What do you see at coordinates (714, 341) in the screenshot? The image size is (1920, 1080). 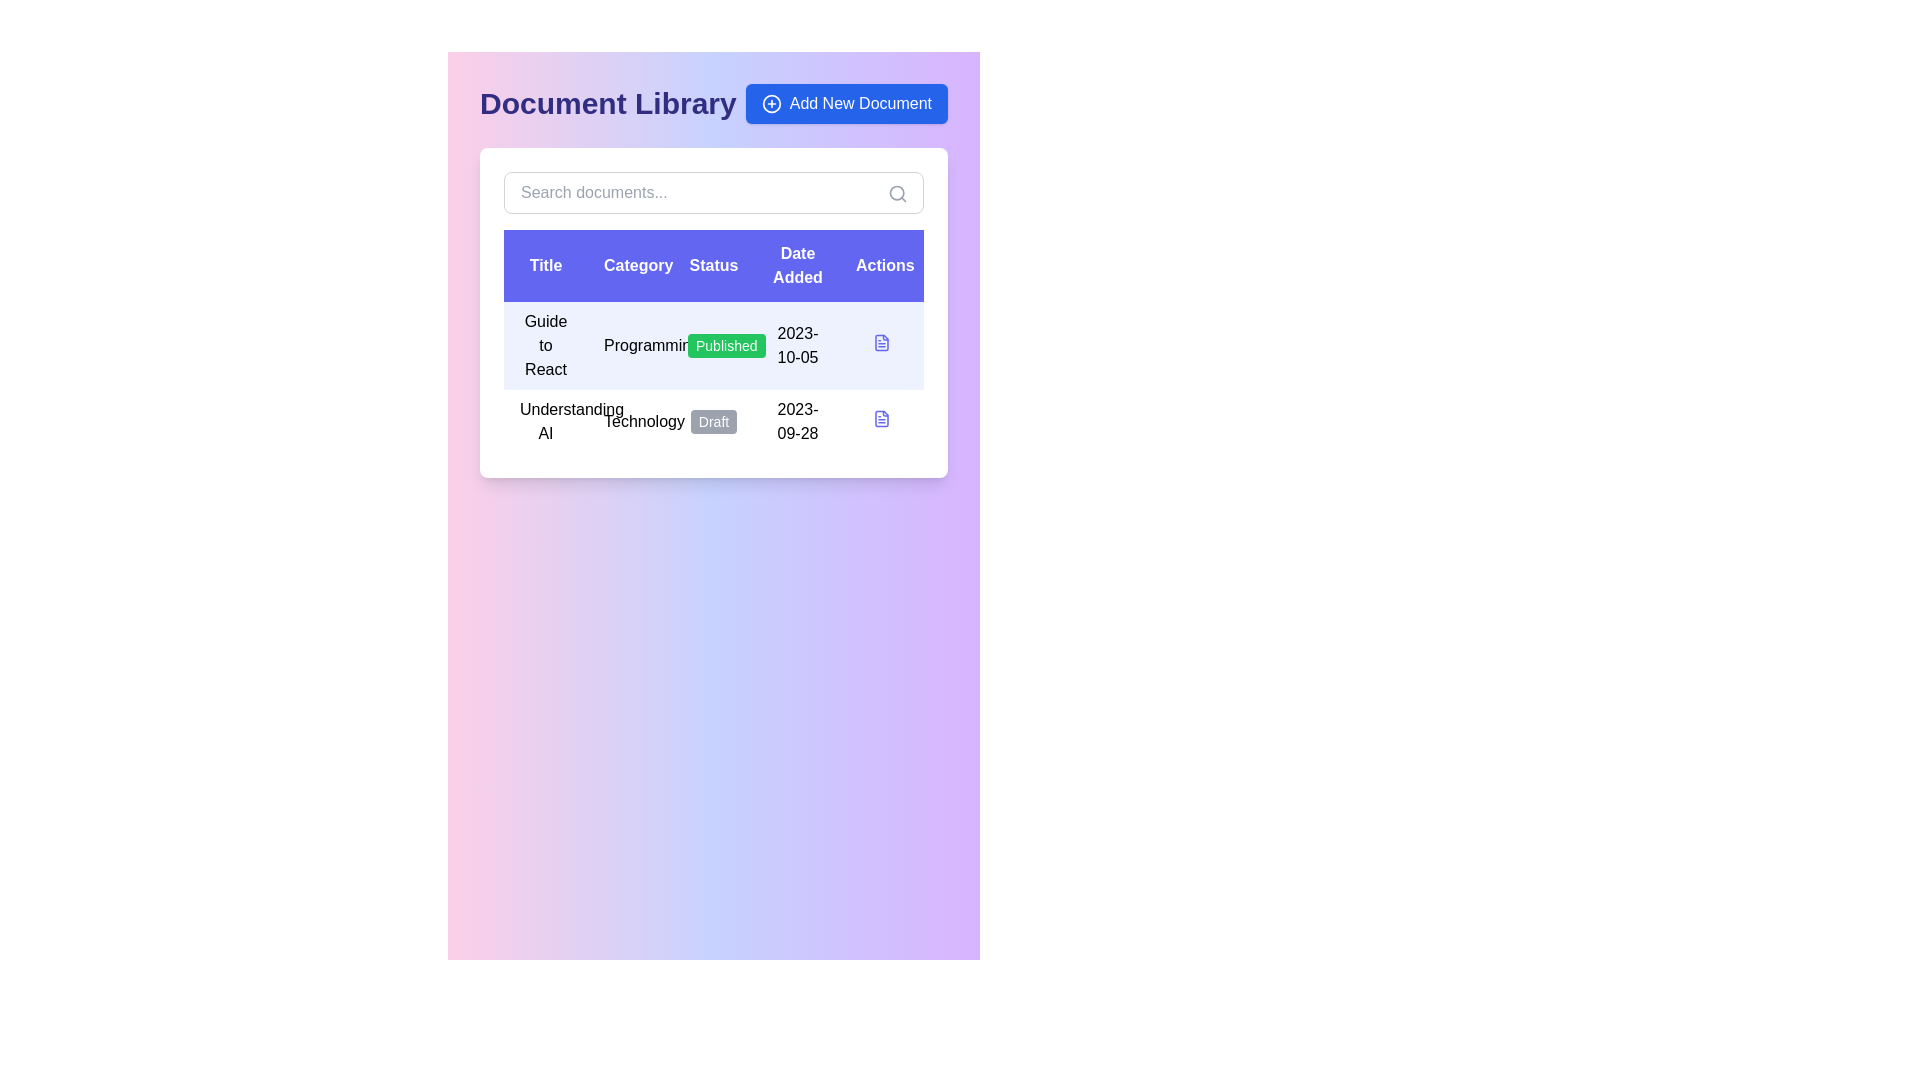 I see `data content from the centrally located table that displays documents, including title, category, publication status, date added, and available actions` at bounding box center [714, 341].